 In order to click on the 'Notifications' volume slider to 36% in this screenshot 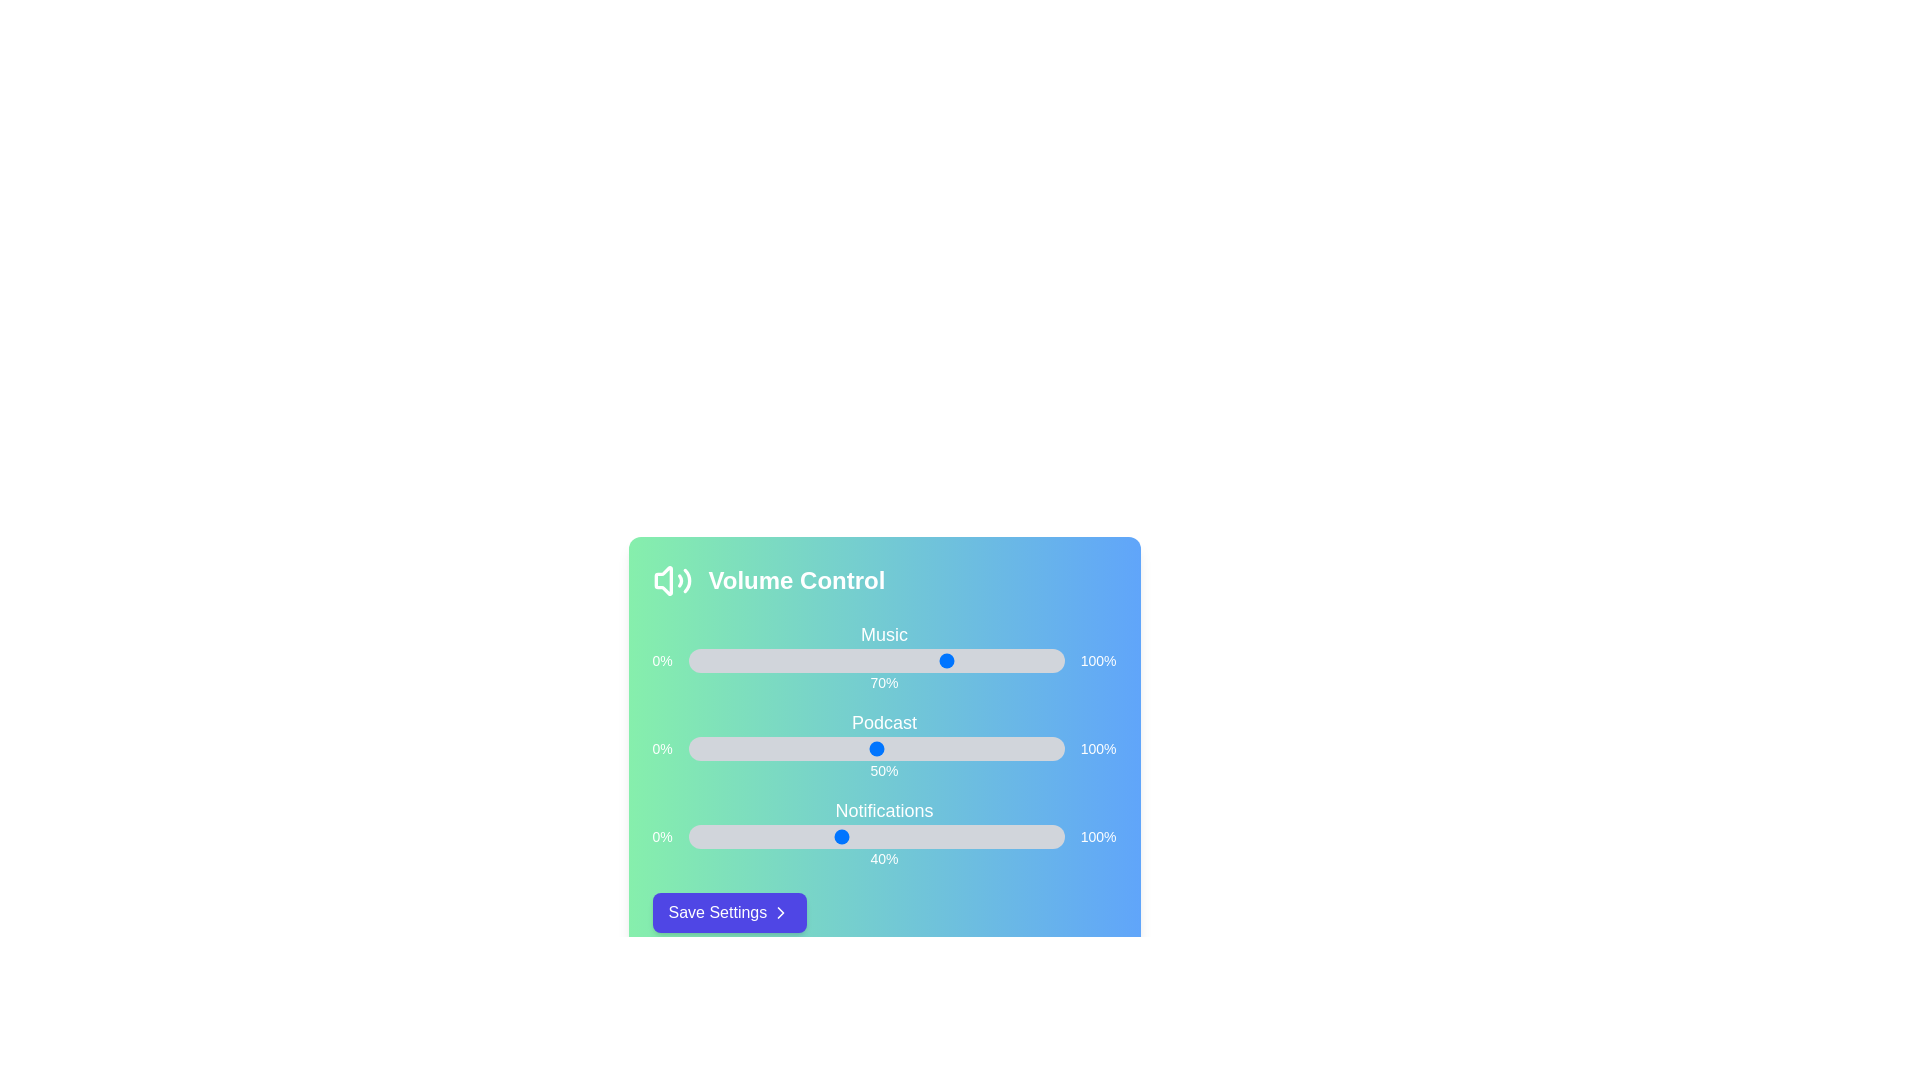, I will do `click(824, 837)`.